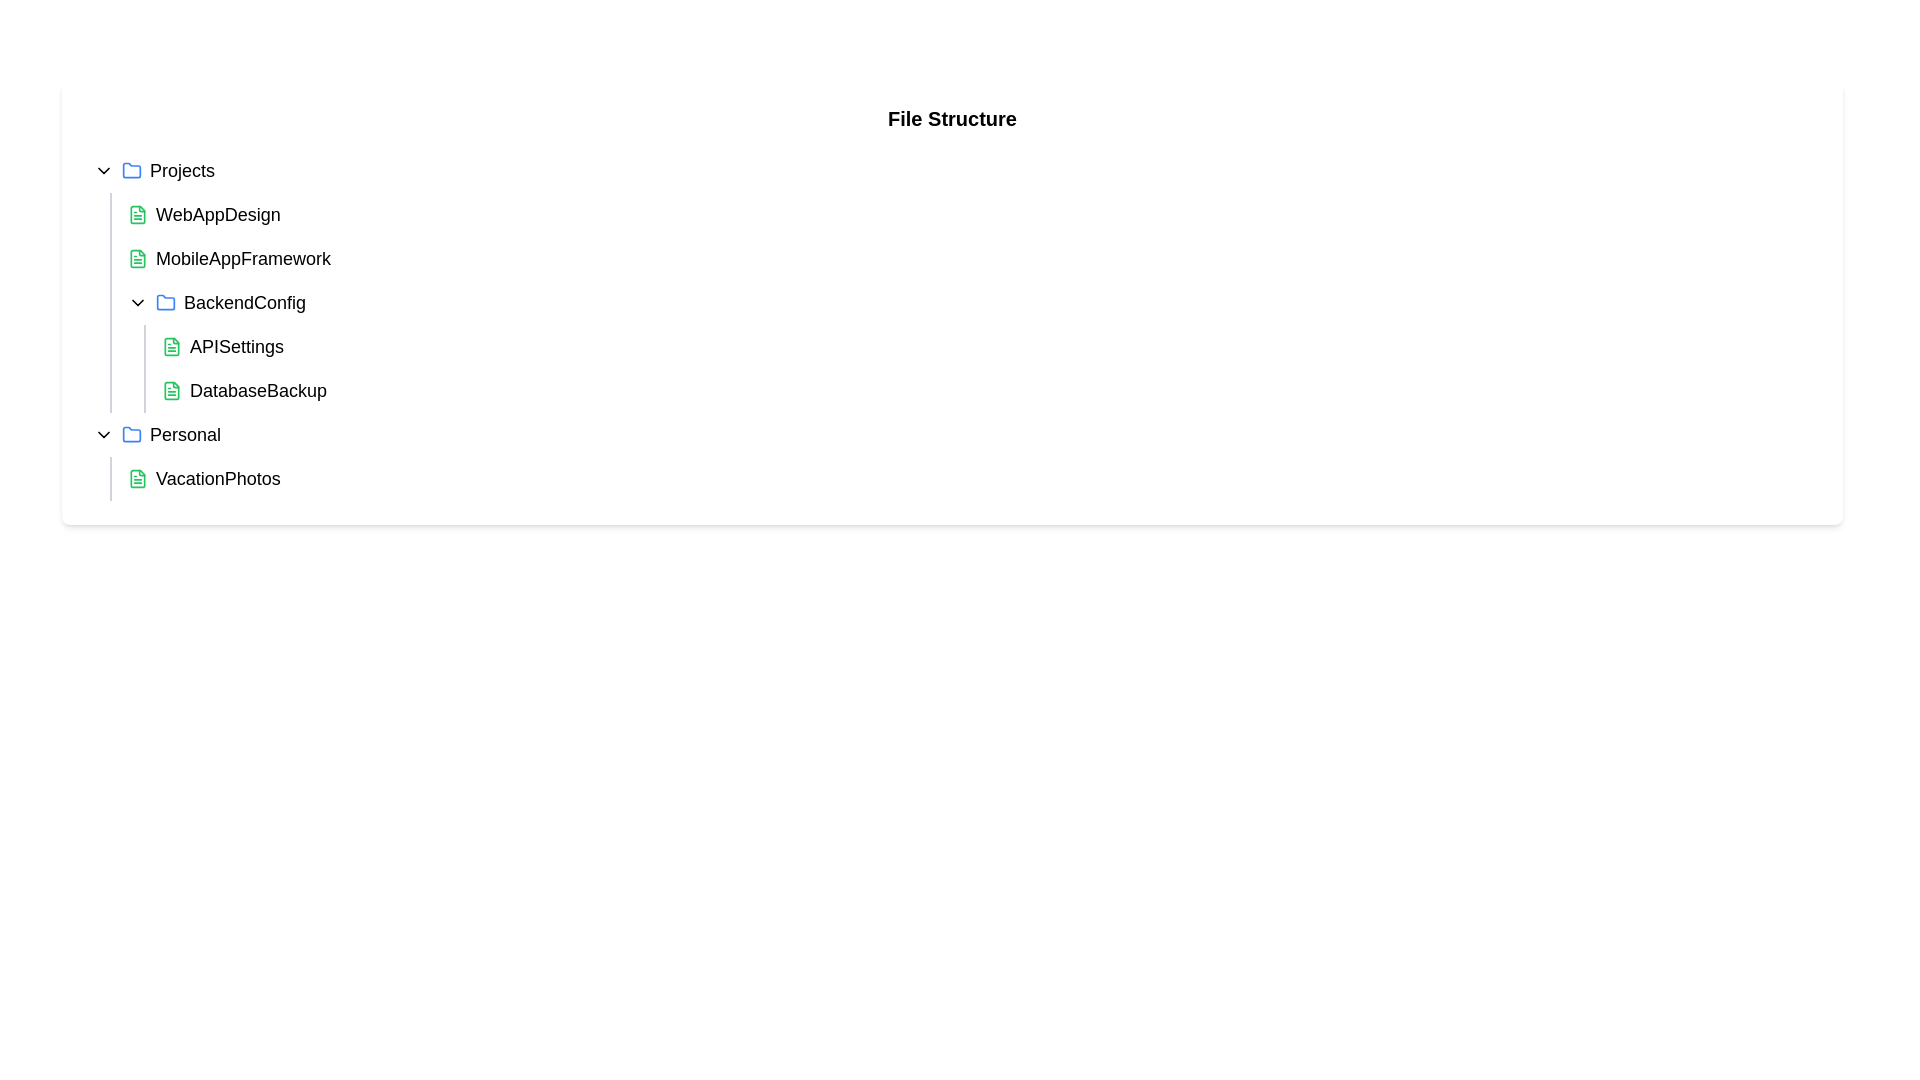  What do you see at coordinates (131, 169) in the screenshot?
I see `the blue folder icon located immediately to the right of the 'Projects' label in the top section of the hierarchical list interface to highlight it` at bounding box center [131, 169].